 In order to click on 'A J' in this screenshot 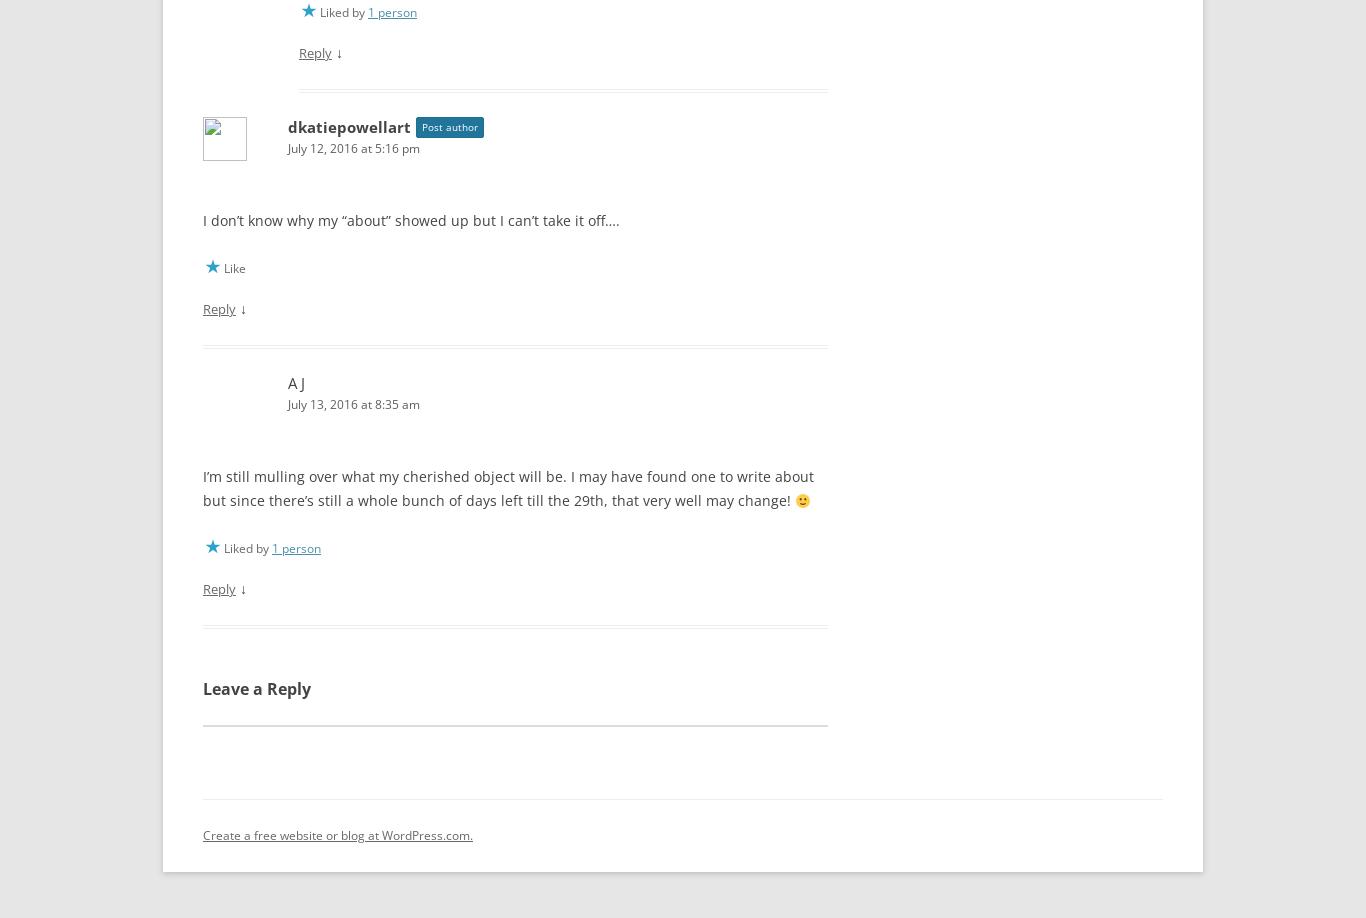, I will do `click(287, 378)`.